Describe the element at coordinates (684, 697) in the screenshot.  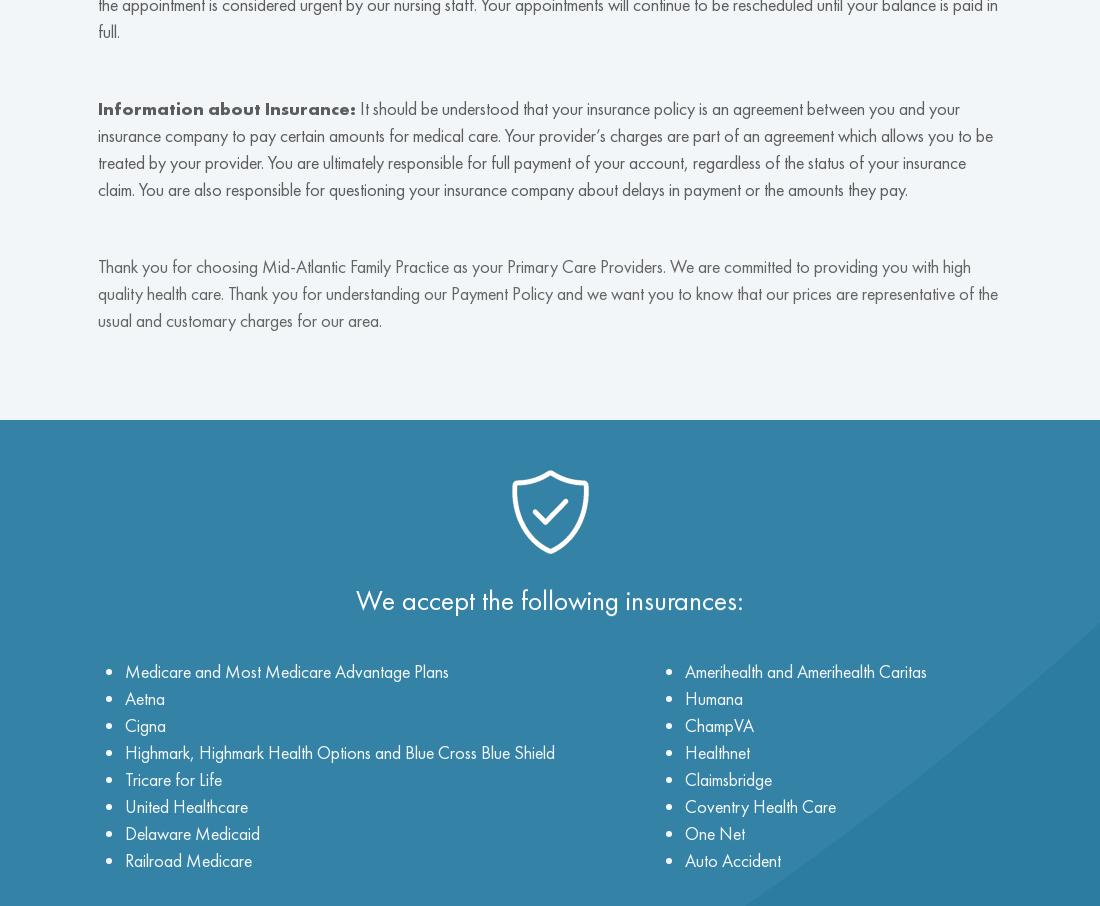
I see `'Humana'` at that location.